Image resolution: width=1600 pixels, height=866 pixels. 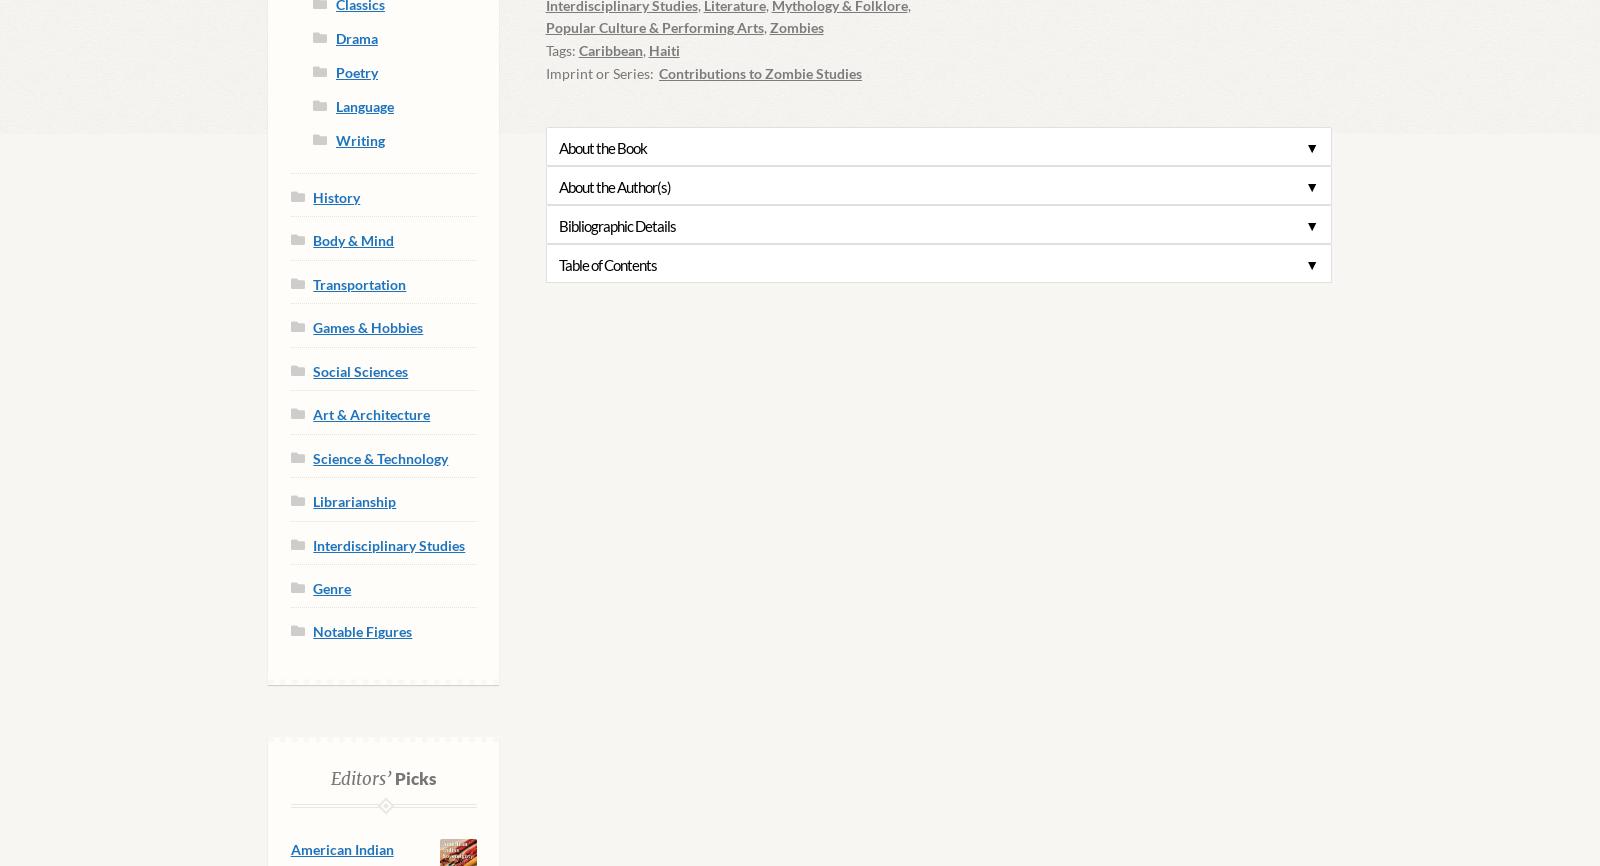 I want to click on 'Genre', so click(x=332, y=588).